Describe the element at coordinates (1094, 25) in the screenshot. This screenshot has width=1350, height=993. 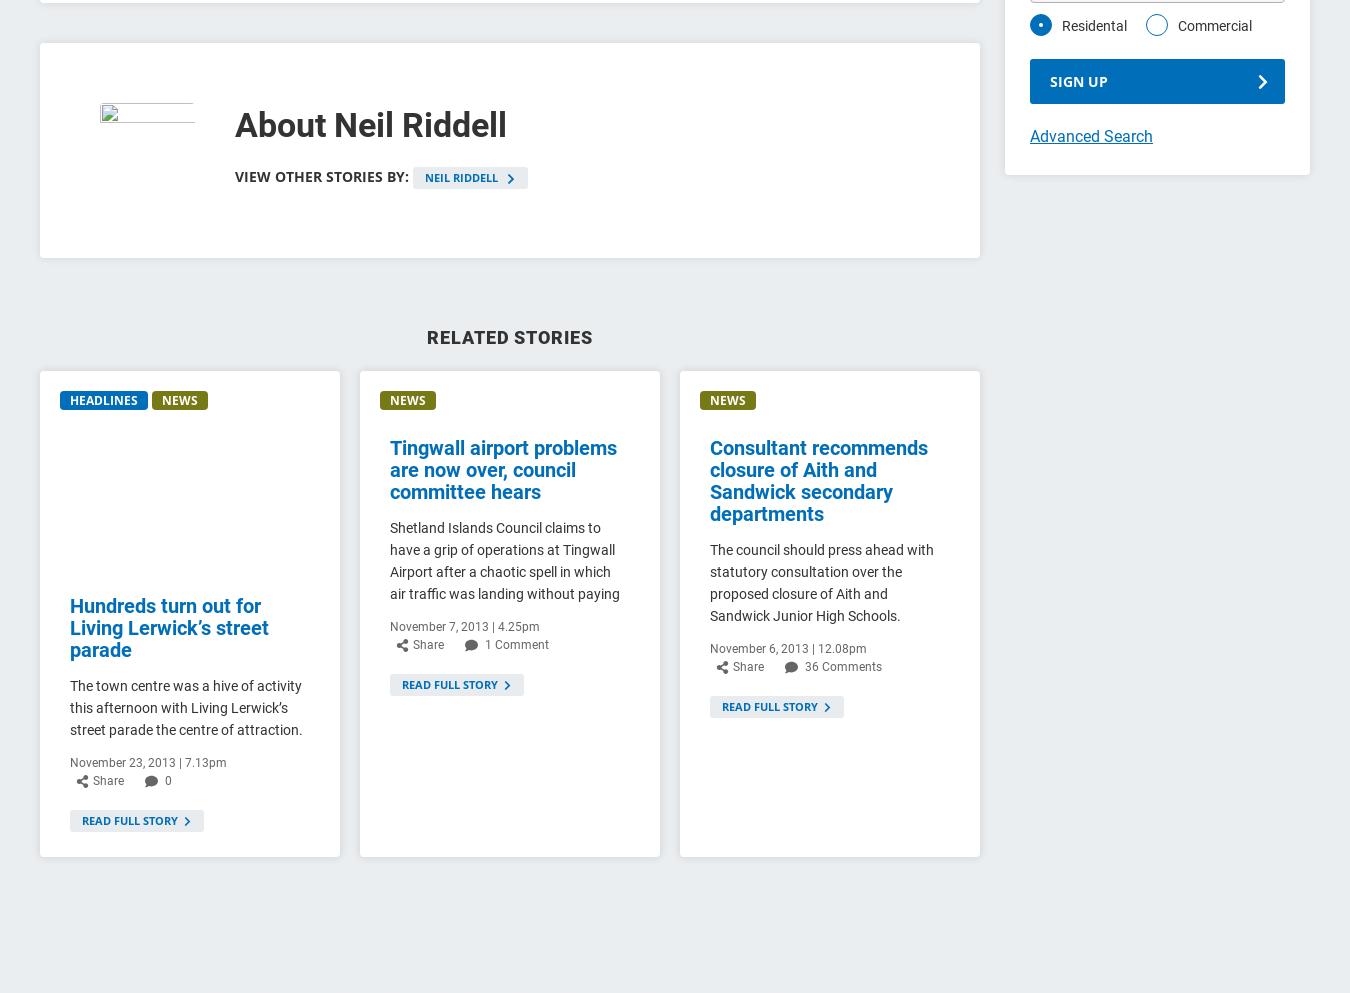
I see `'Residental'` at that location.